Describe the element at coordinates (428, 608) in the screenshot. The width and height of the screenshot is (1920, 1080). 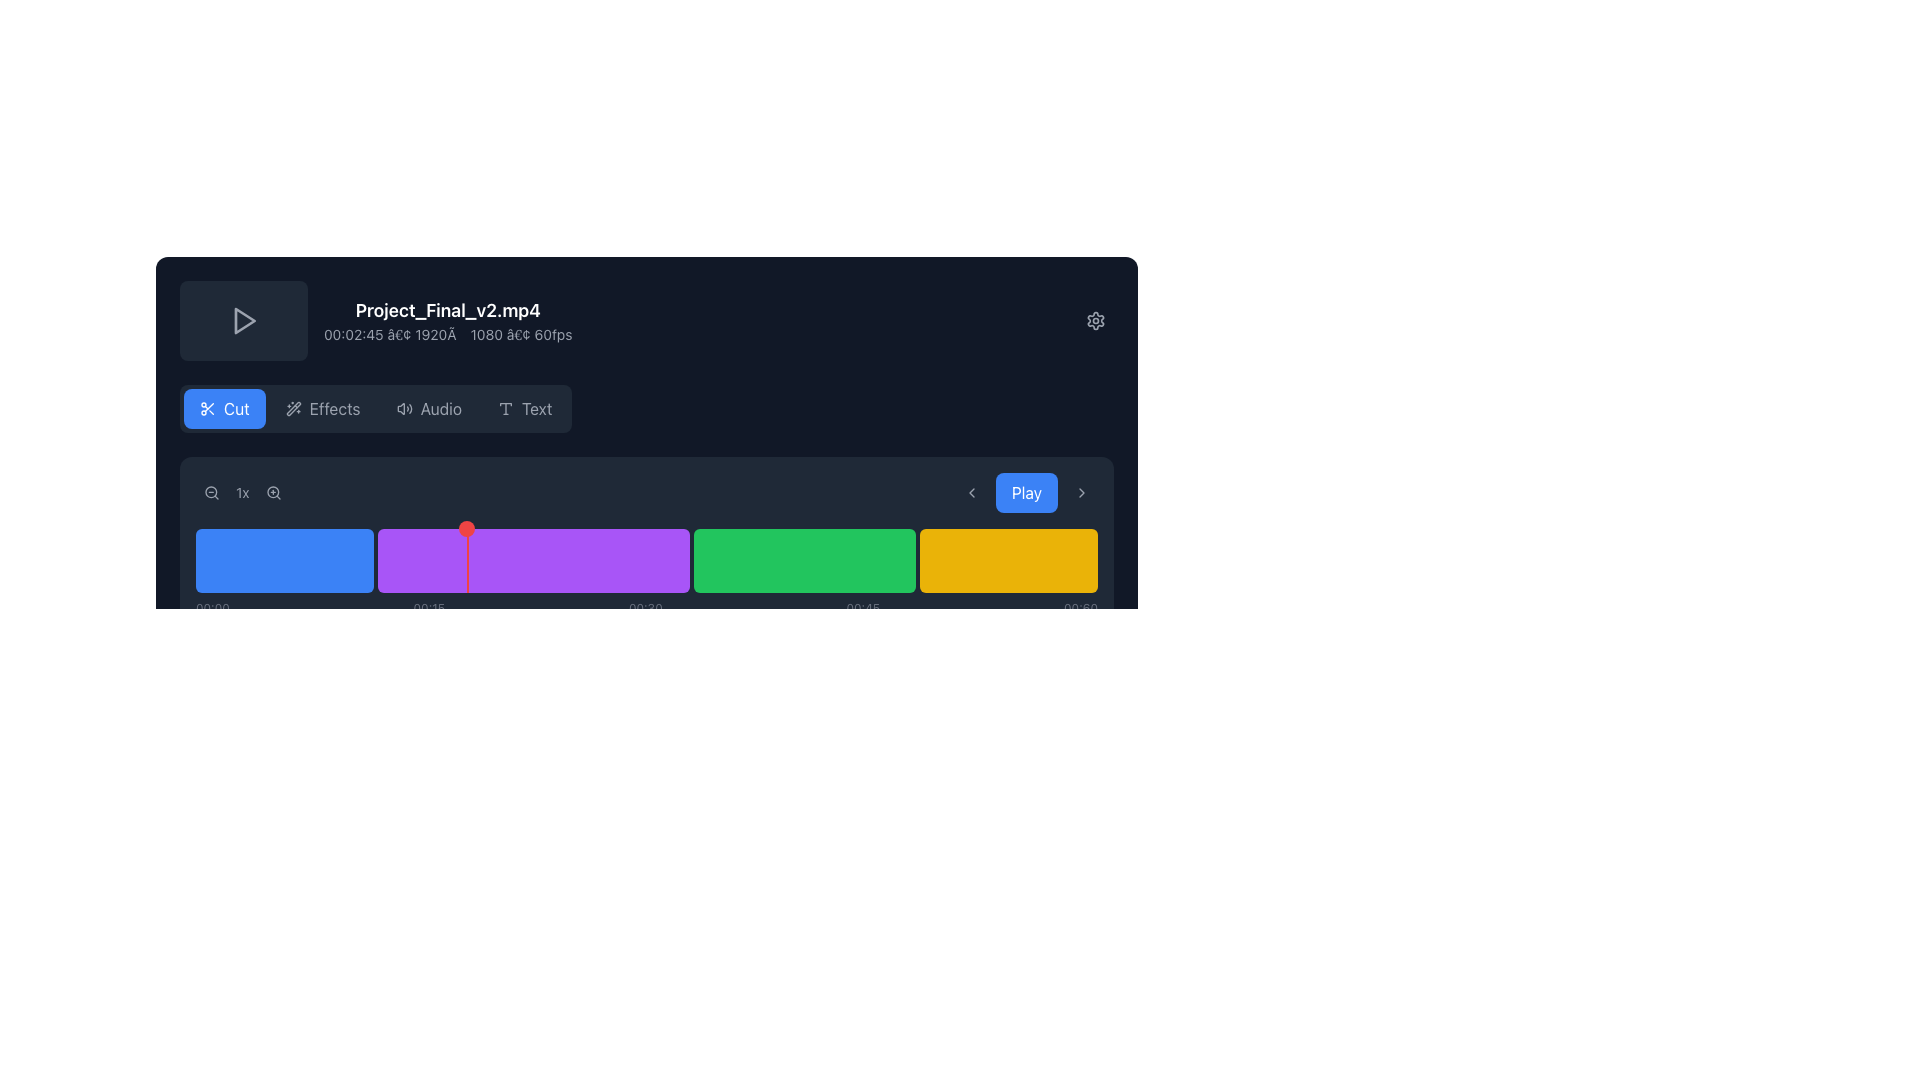
I see `the time marker text label positioned between '00:00' and '00:30' in the media timeline` at that location.